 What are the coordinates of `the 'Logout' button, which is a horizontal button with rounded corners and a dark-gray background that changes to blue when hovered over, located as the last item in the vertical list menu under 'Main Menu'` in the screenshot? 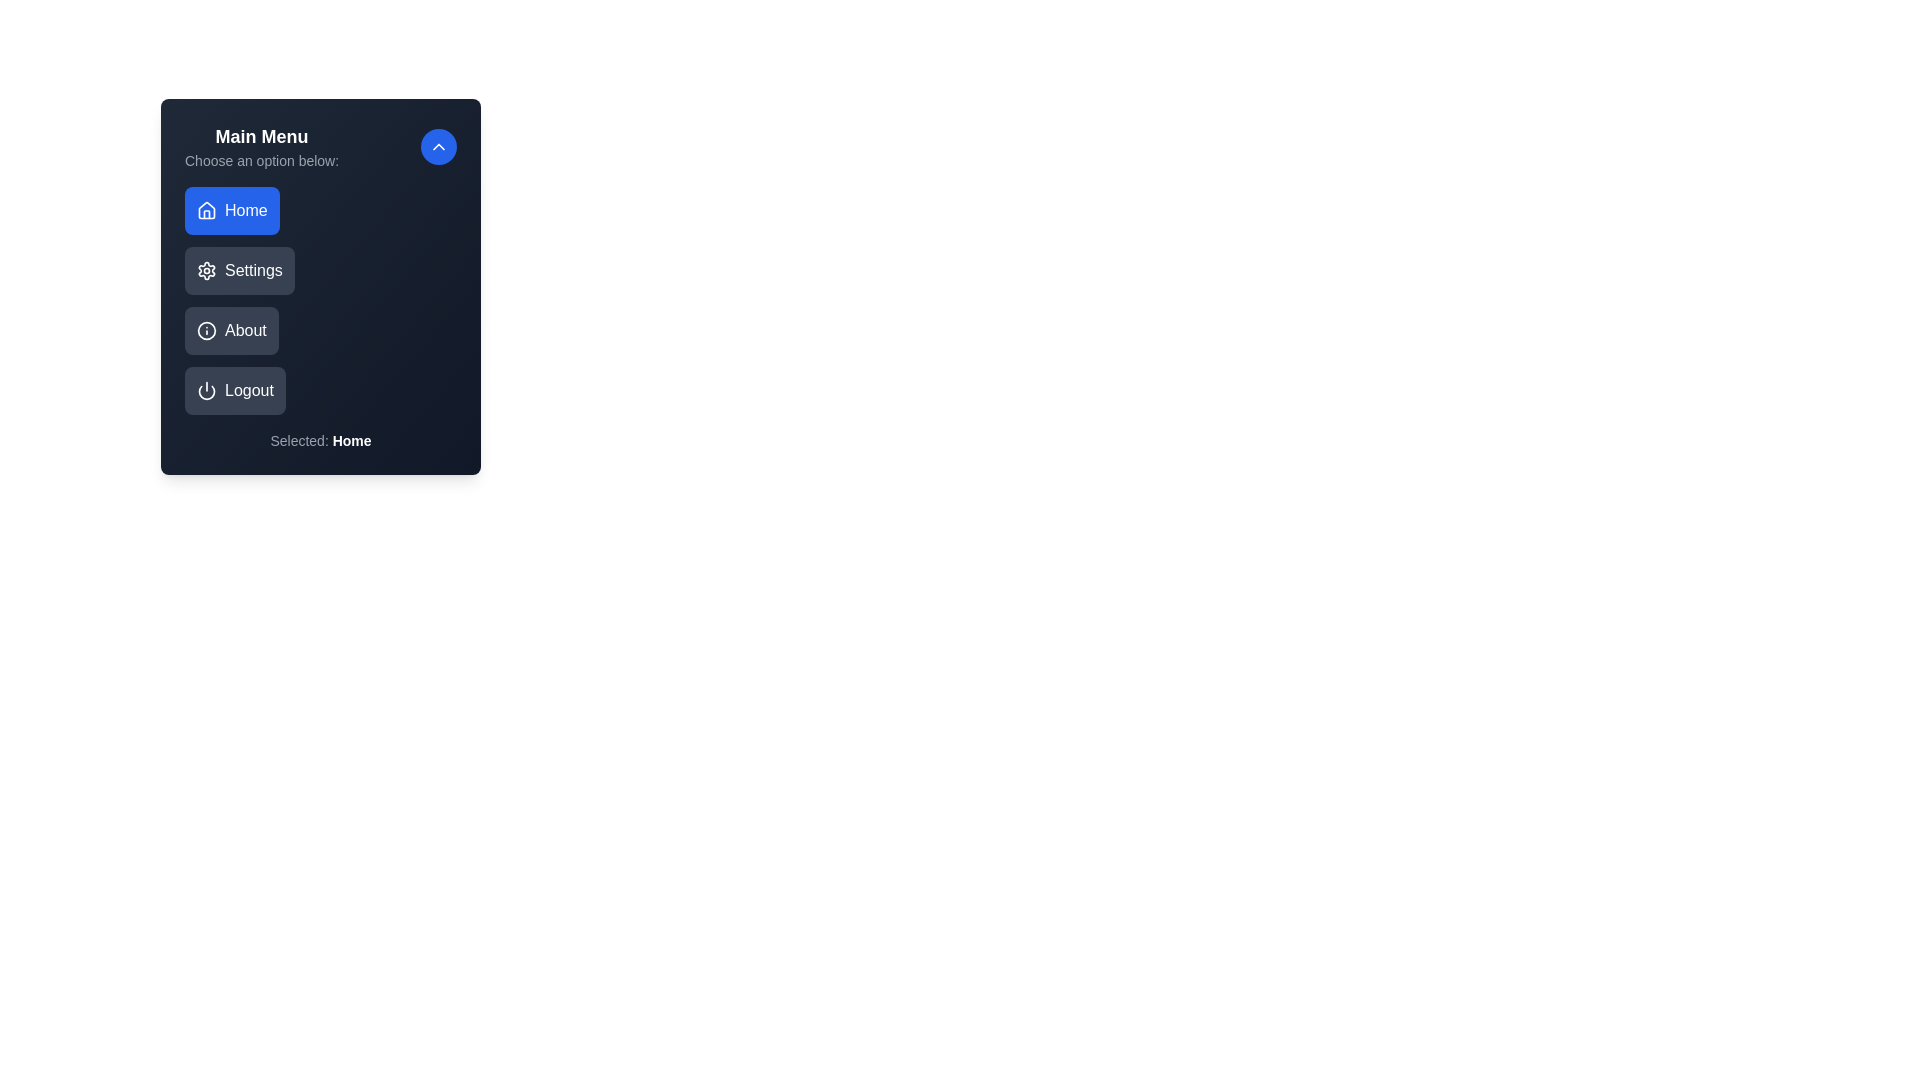 It's located at (235, 390).